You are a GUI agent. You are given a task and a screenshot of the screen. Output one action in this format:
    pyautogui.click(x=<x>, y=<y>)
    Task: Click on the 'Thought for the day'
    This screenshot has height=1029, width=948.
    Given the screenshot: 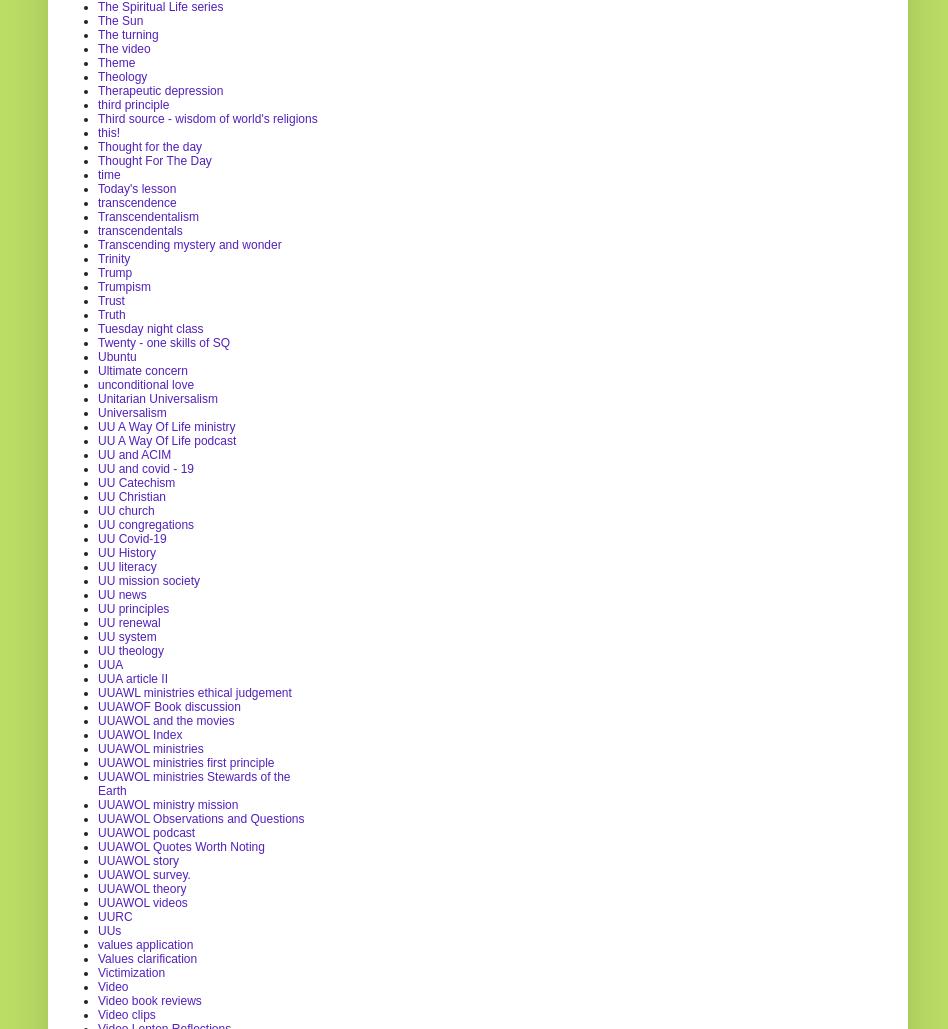 What is the action you would take?
    pyautogui.click(x=148, y=145)
    